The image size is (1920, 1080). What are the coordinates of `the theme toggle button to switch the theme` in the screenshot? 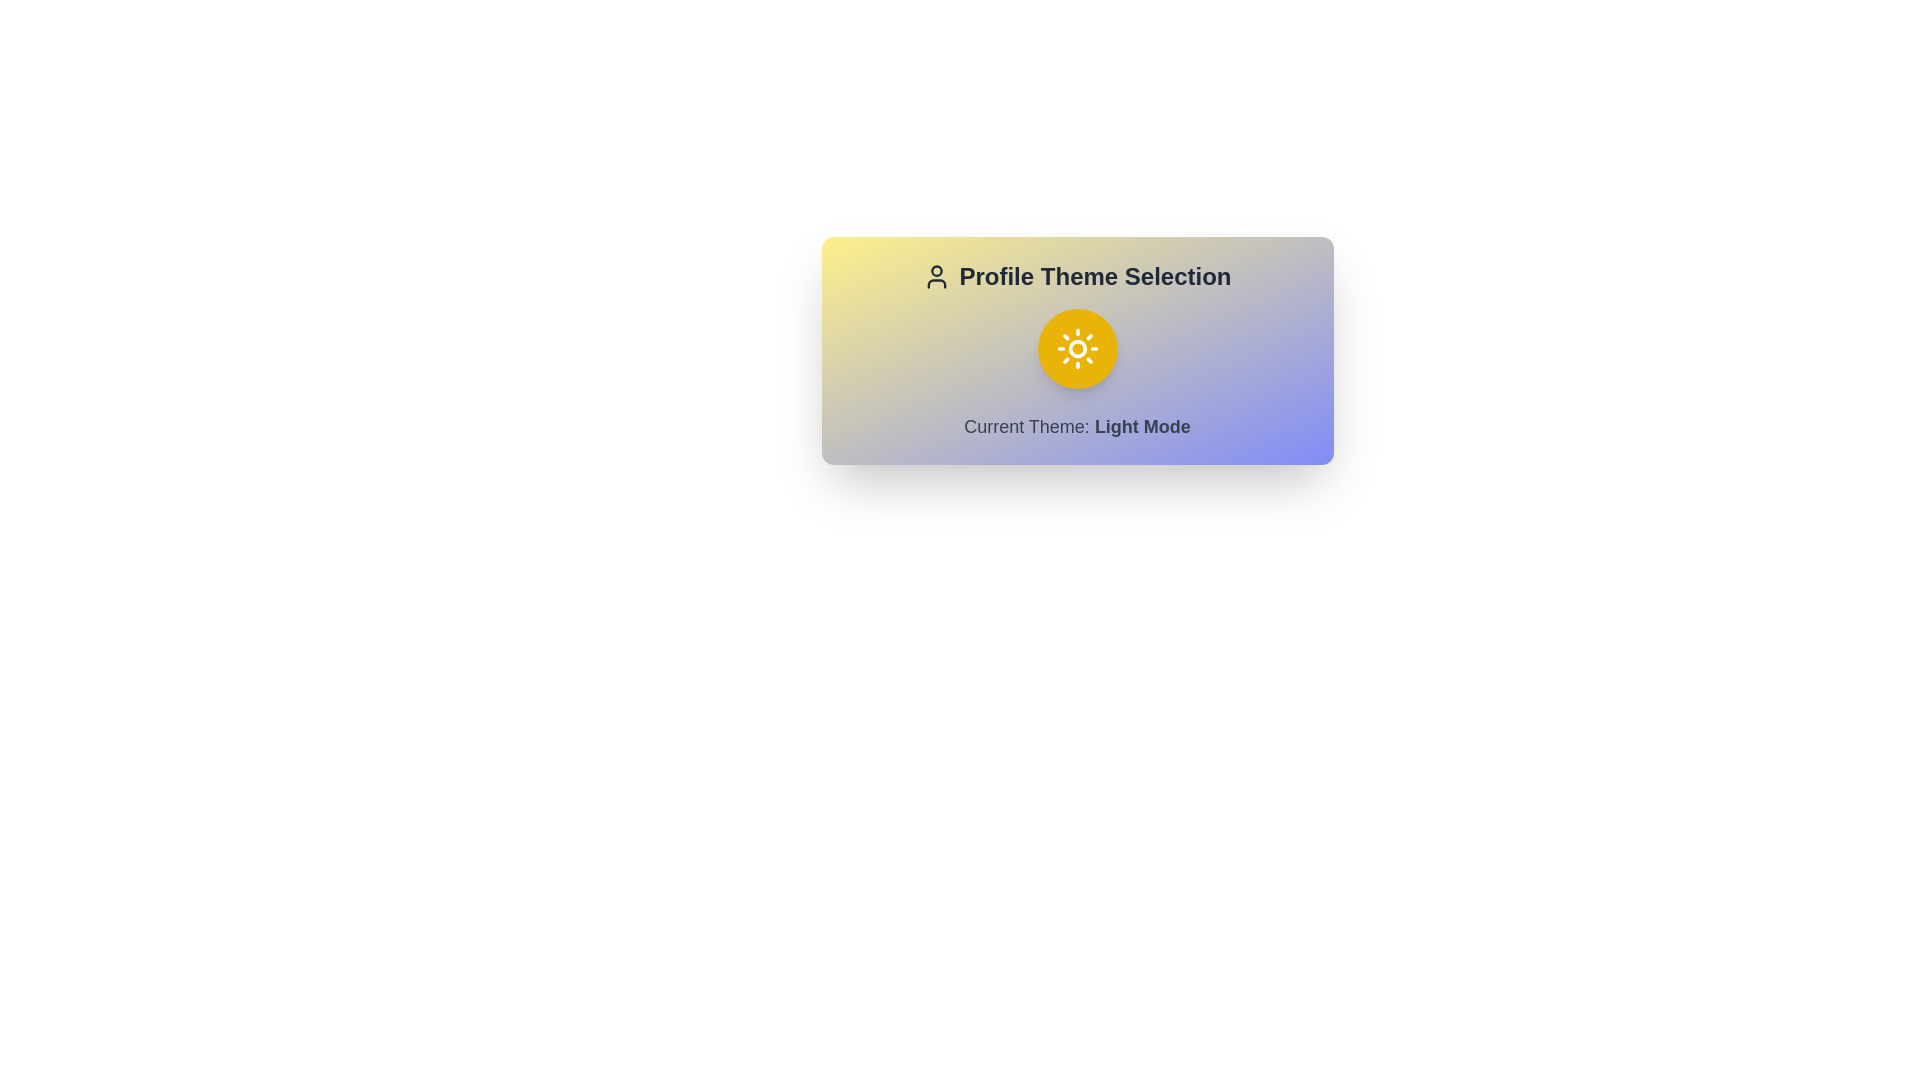 It's located at (1076, 347).